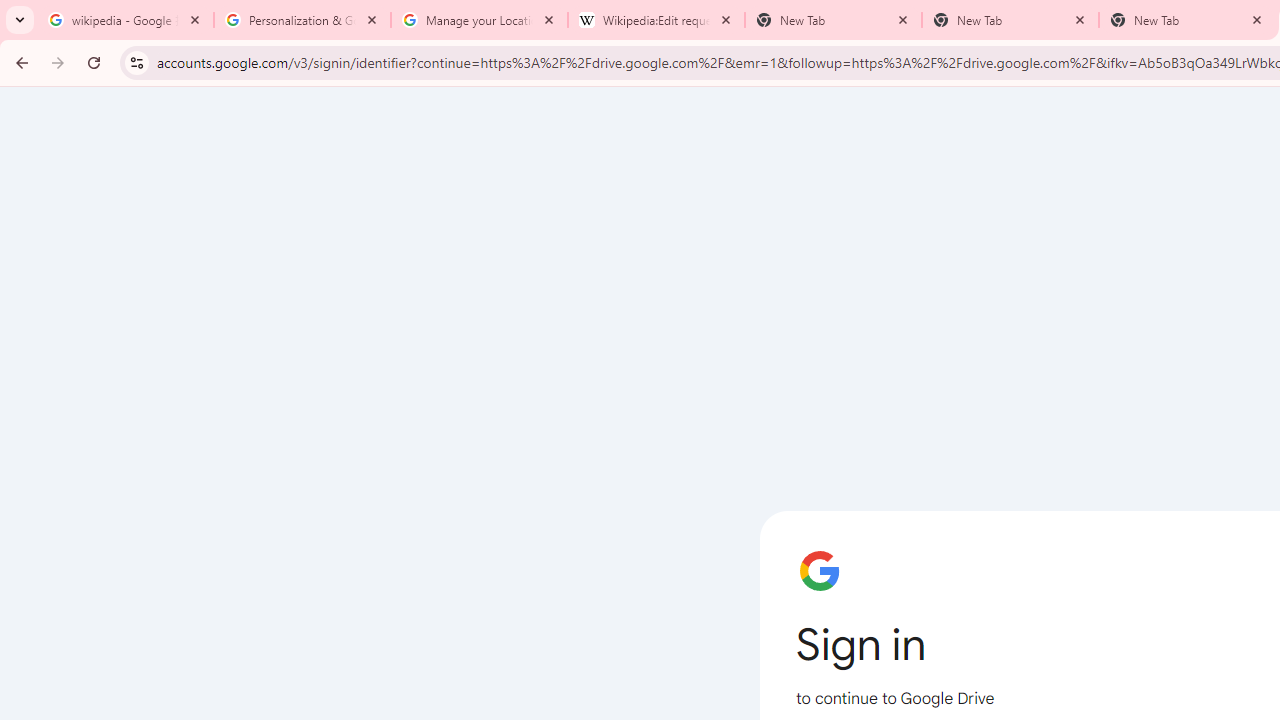 The width and height of the screenshot is (1280, 720). Describe the element at coordinates (656, 20) in the screenshot. I see `'Wikipedia:Edit requests - Wikipedia'` at that location.